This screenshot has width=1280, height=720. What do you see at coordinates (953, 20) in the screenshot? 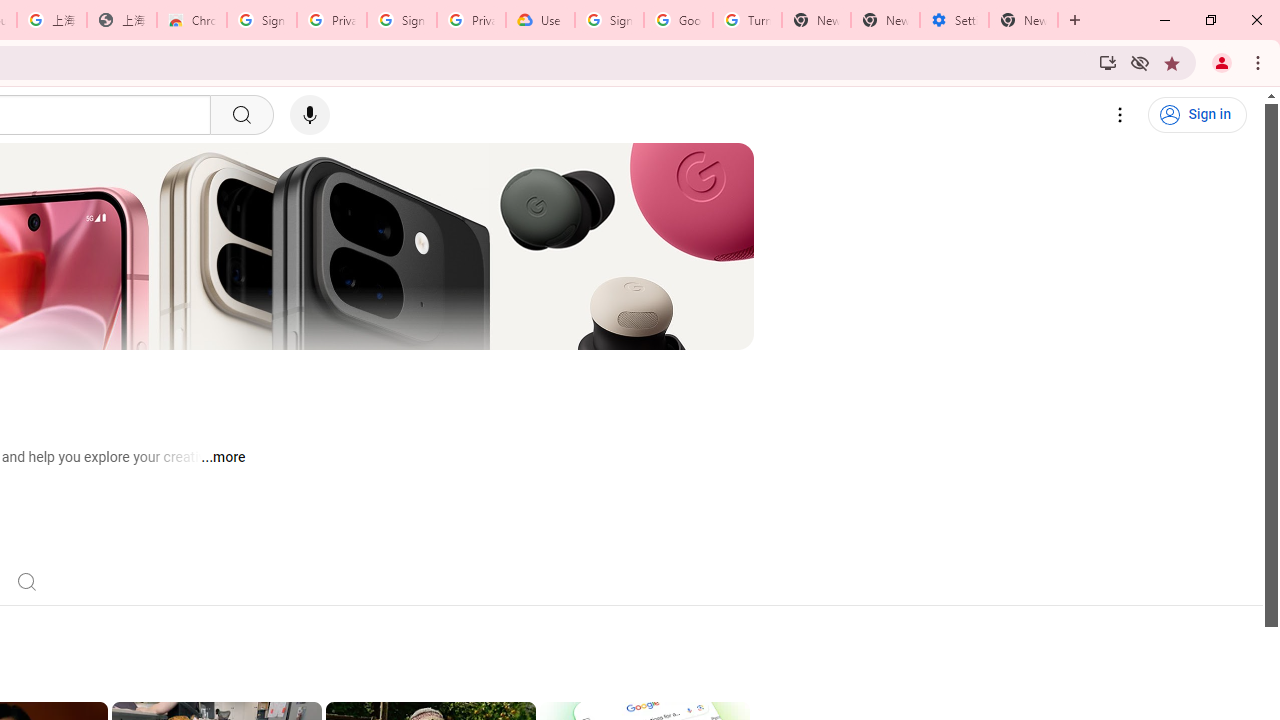
I see `'Settings - System'` at bounding box center [953, 20].